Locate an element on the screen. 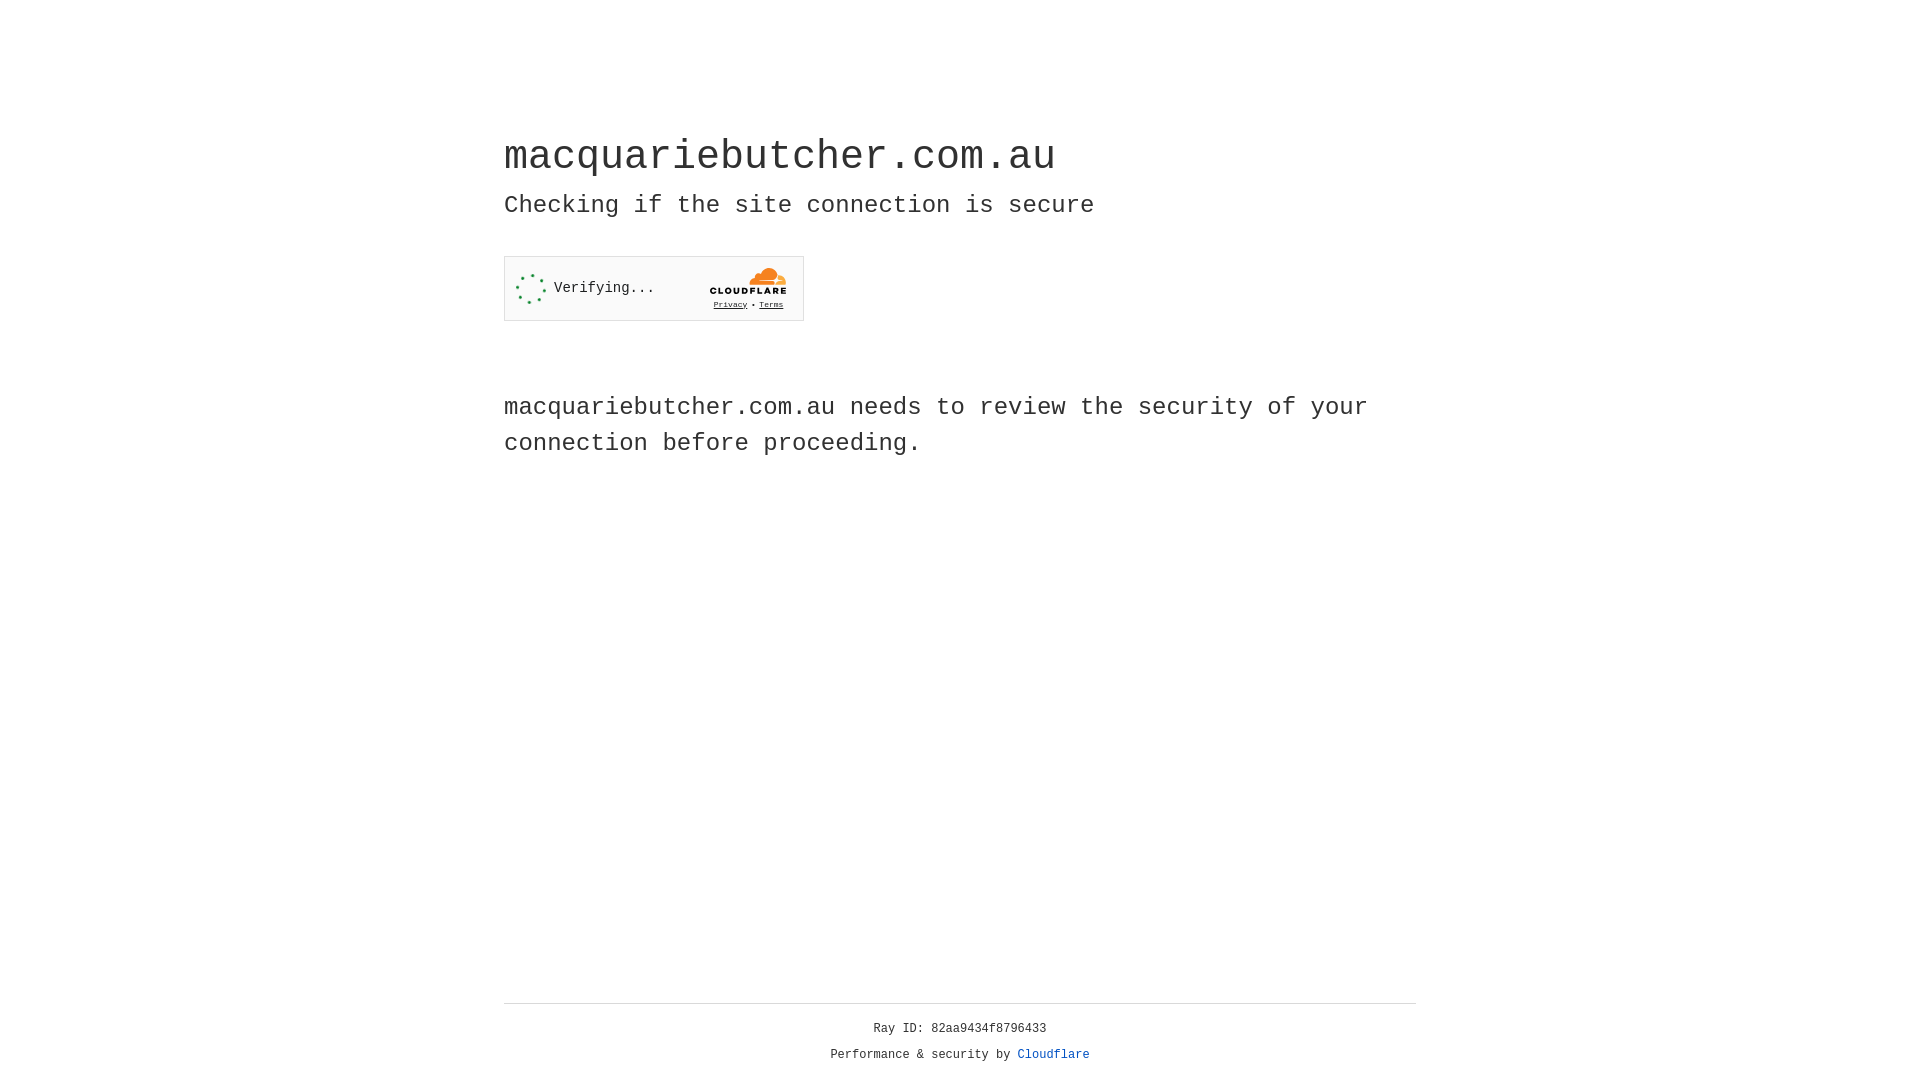 This screenshot has height=1080, width=1920. 'Cloudflare' is located at coordinates (1053, 1054).